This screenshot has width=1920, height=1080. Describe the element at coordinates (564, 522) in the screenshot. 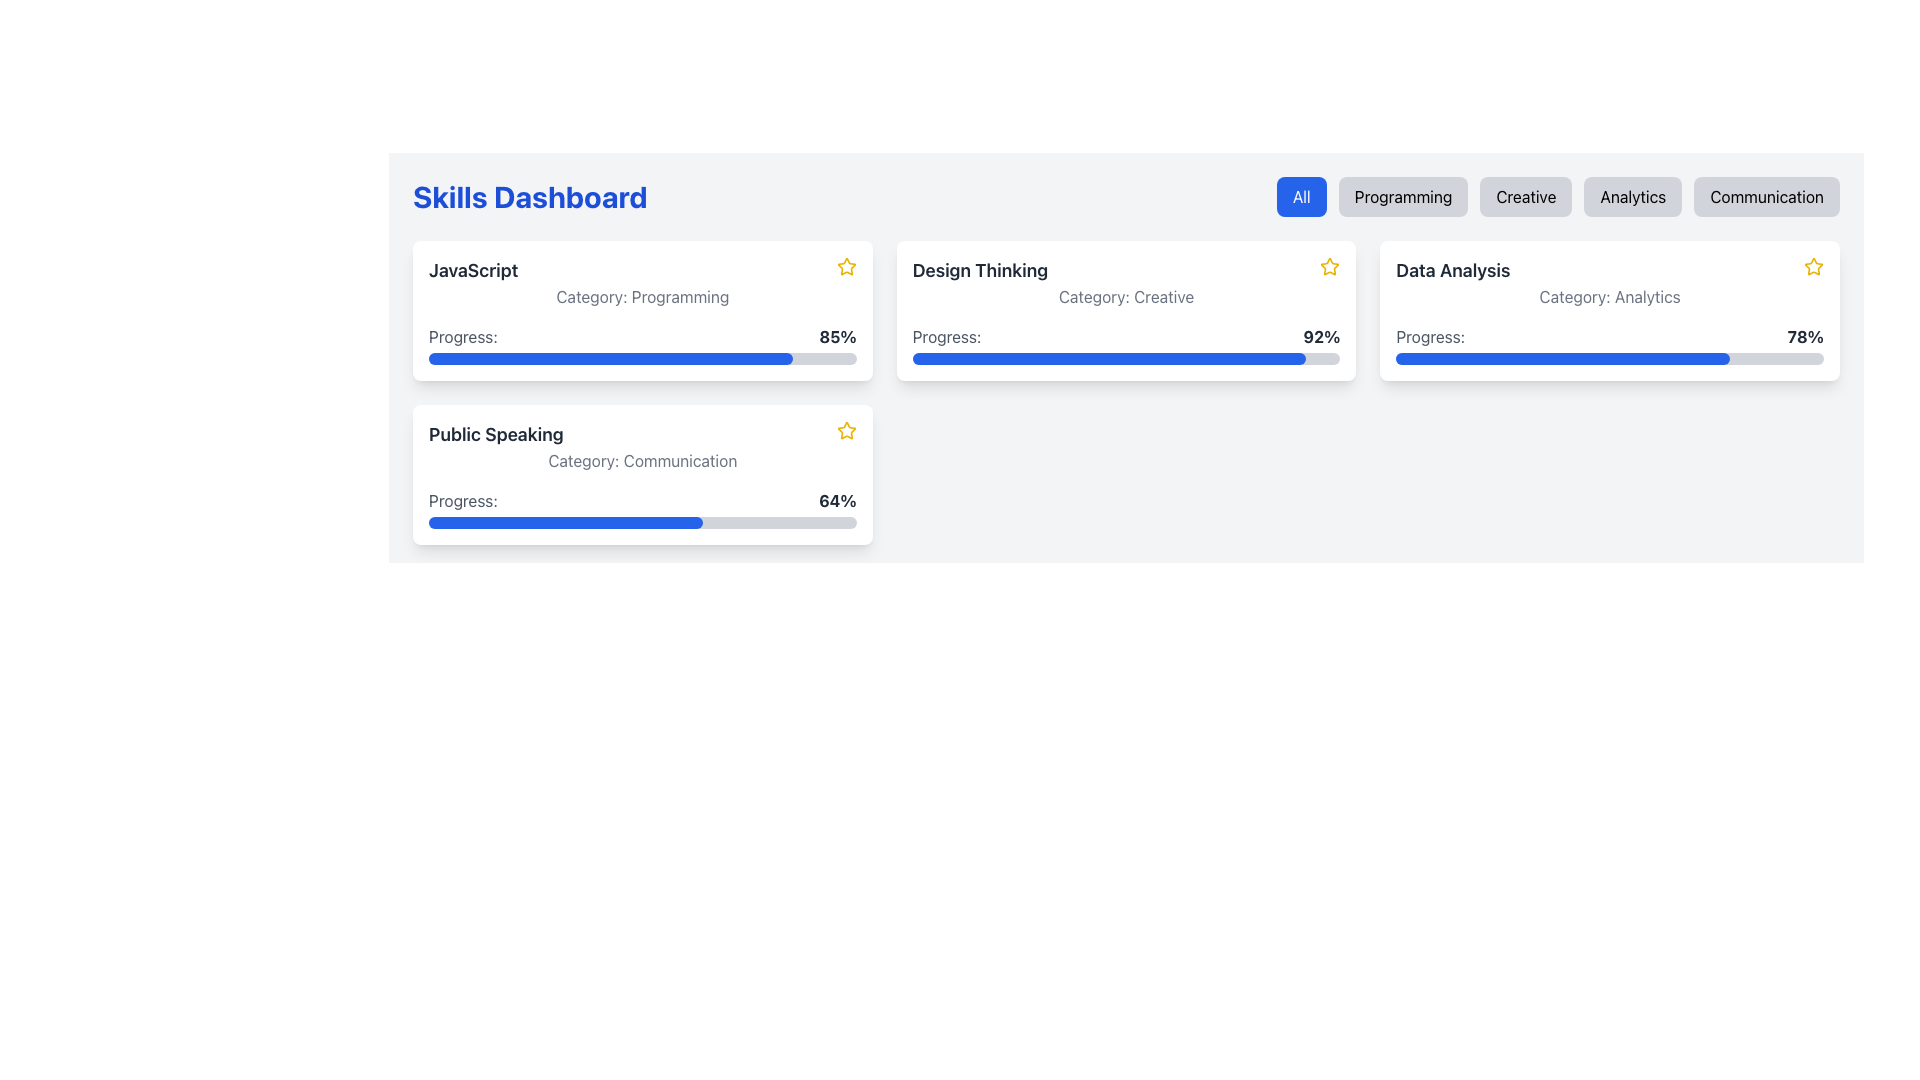

I see `the filled portion of the blue progress bar representing 64% progress in the 'Public Speaking' skill card, located below the 'Progress:' label` at that location.